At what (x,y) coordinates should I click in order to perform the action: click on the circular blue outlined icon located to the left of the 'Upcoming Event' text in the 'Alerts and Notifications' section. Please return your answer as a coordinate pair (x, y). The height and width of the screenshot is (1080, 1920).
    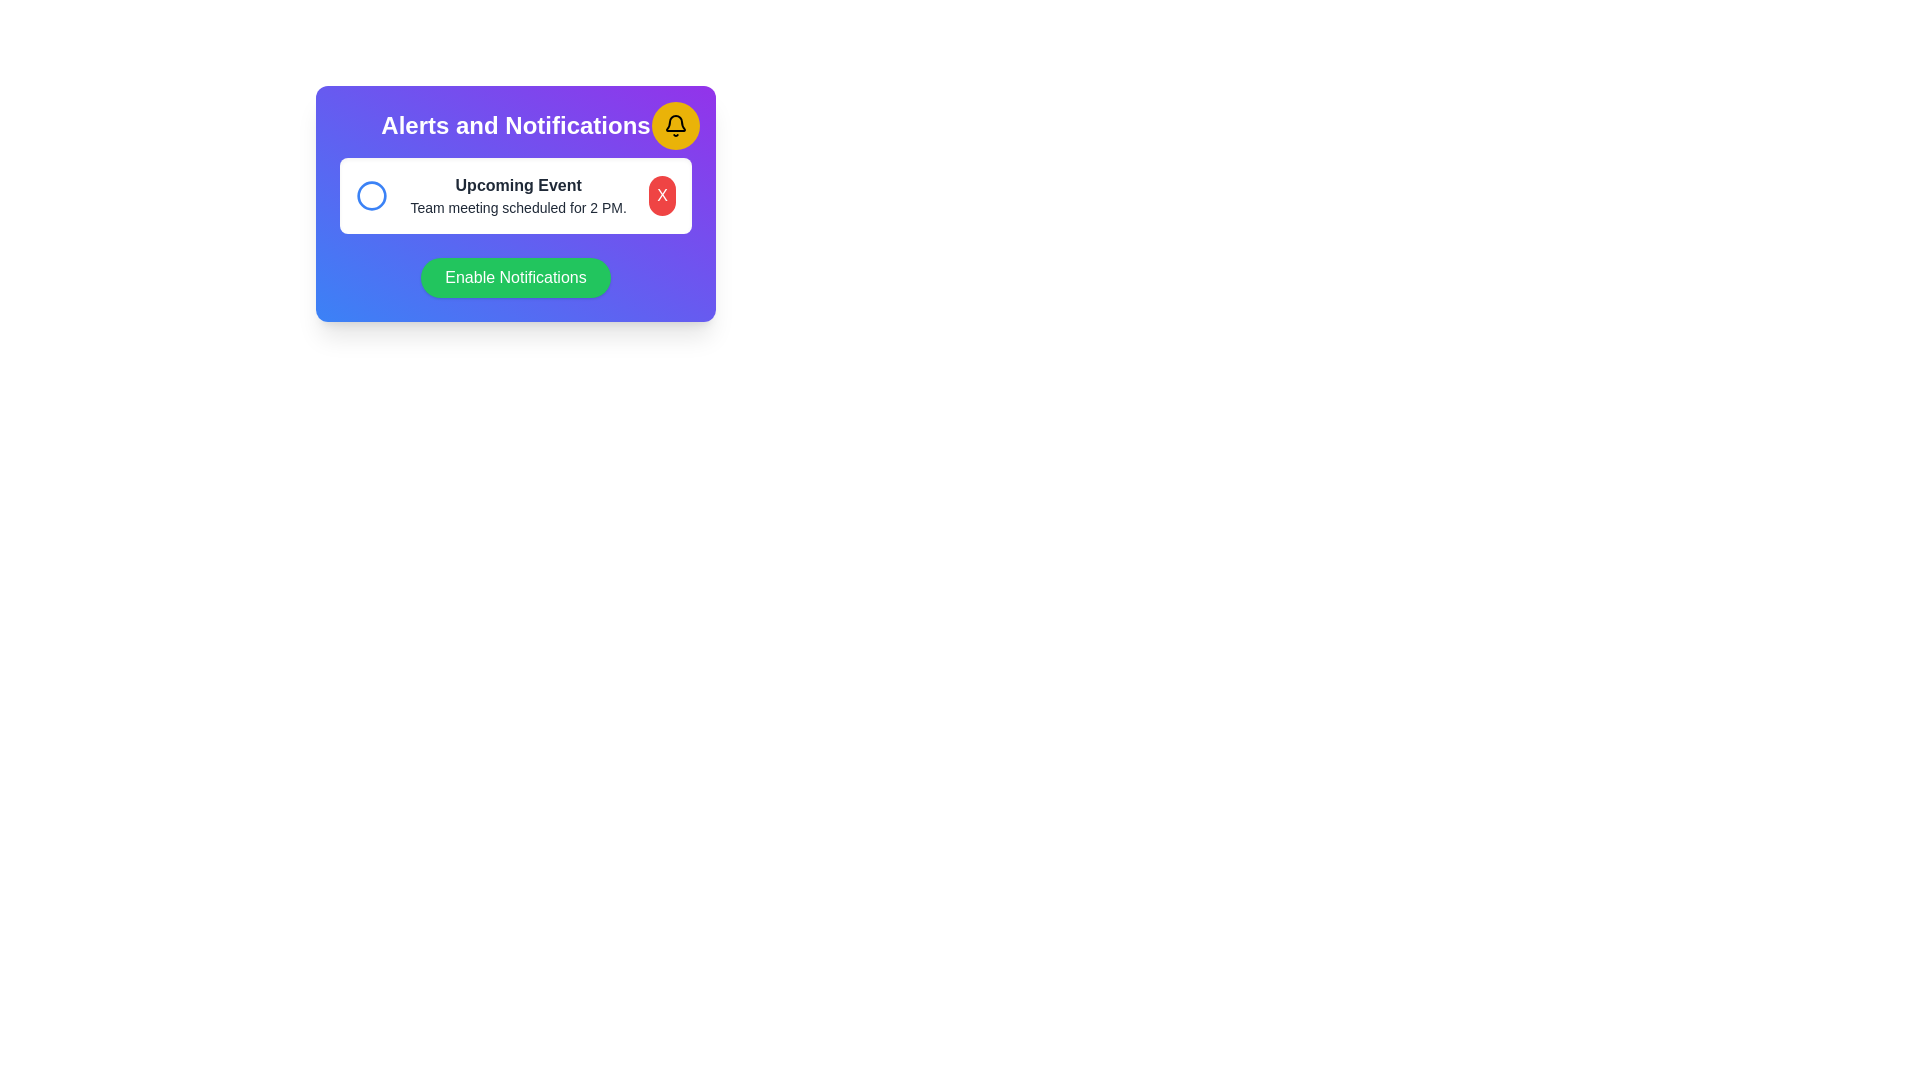
    Looking at the image, I should click on (372, 196).